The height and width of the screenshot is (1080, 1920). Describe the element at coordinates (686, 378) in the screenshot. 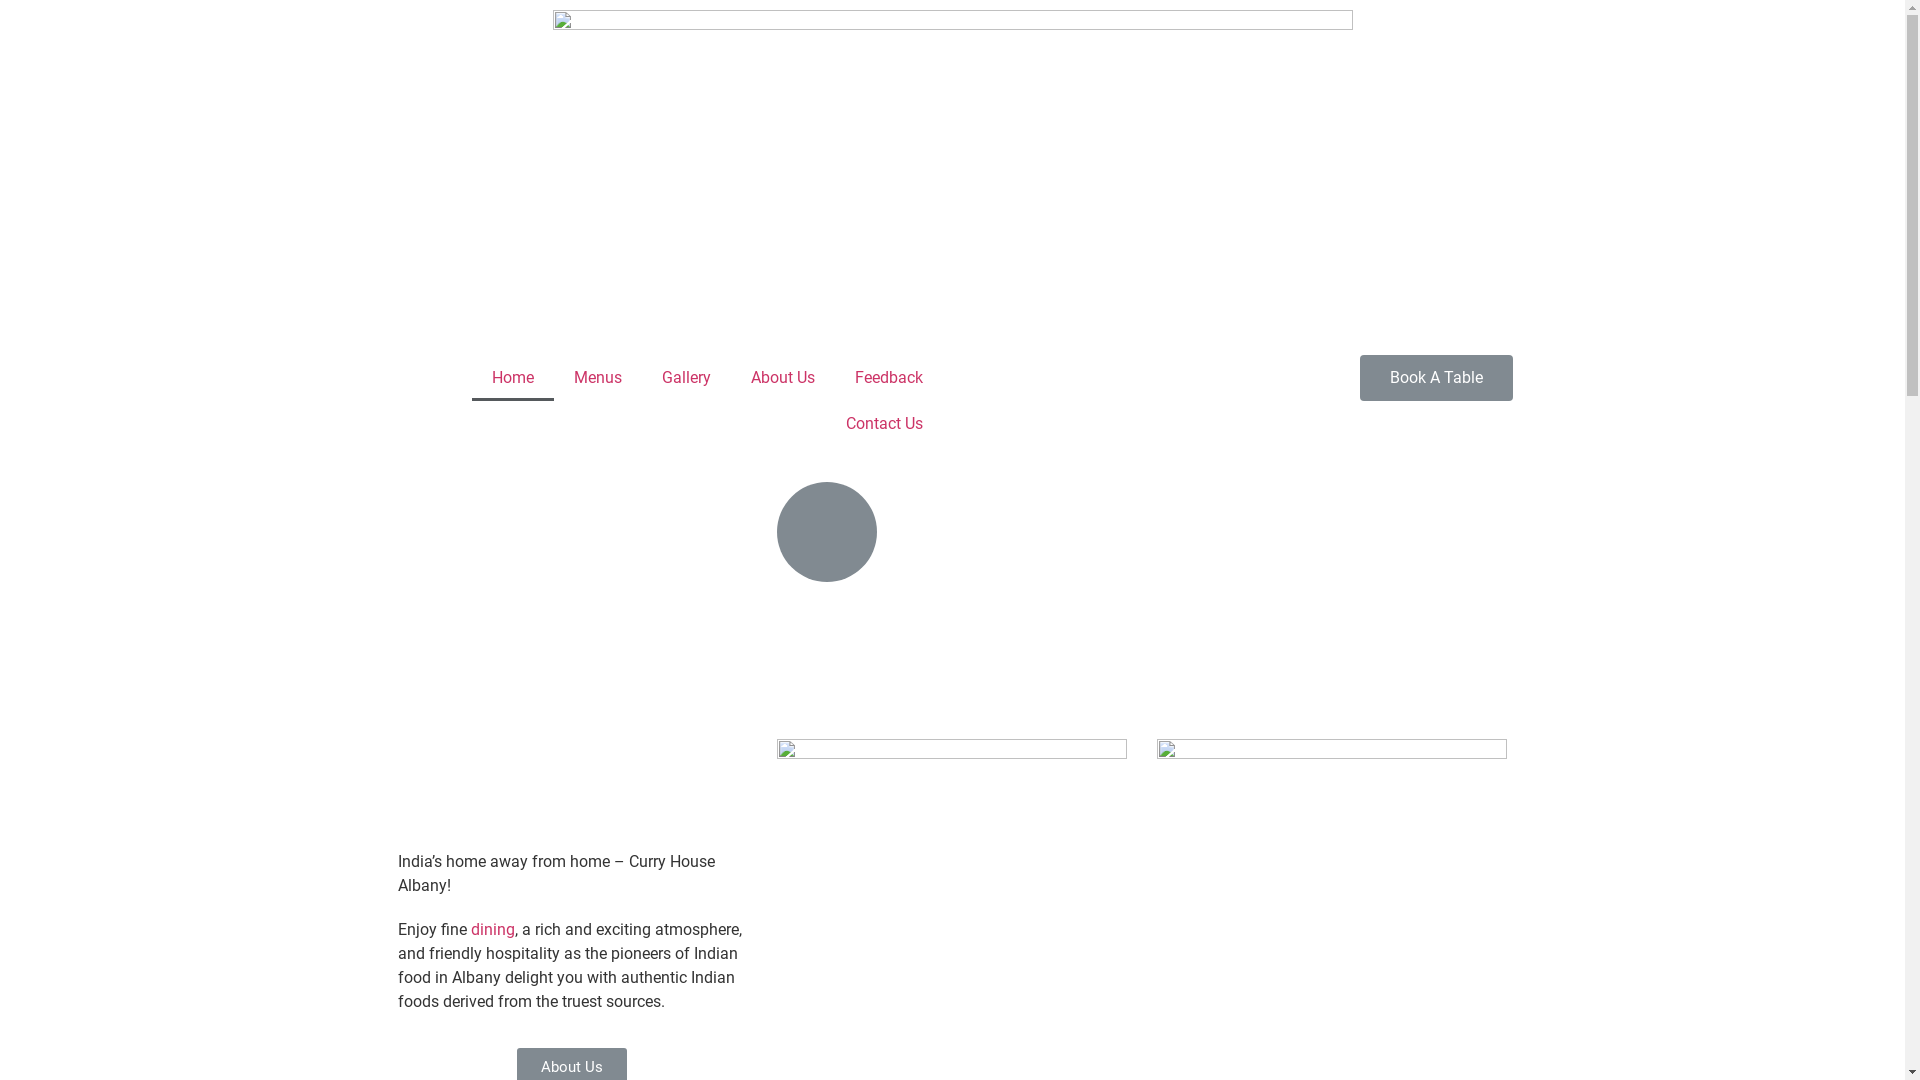

I see `'Gallery'` at that location.